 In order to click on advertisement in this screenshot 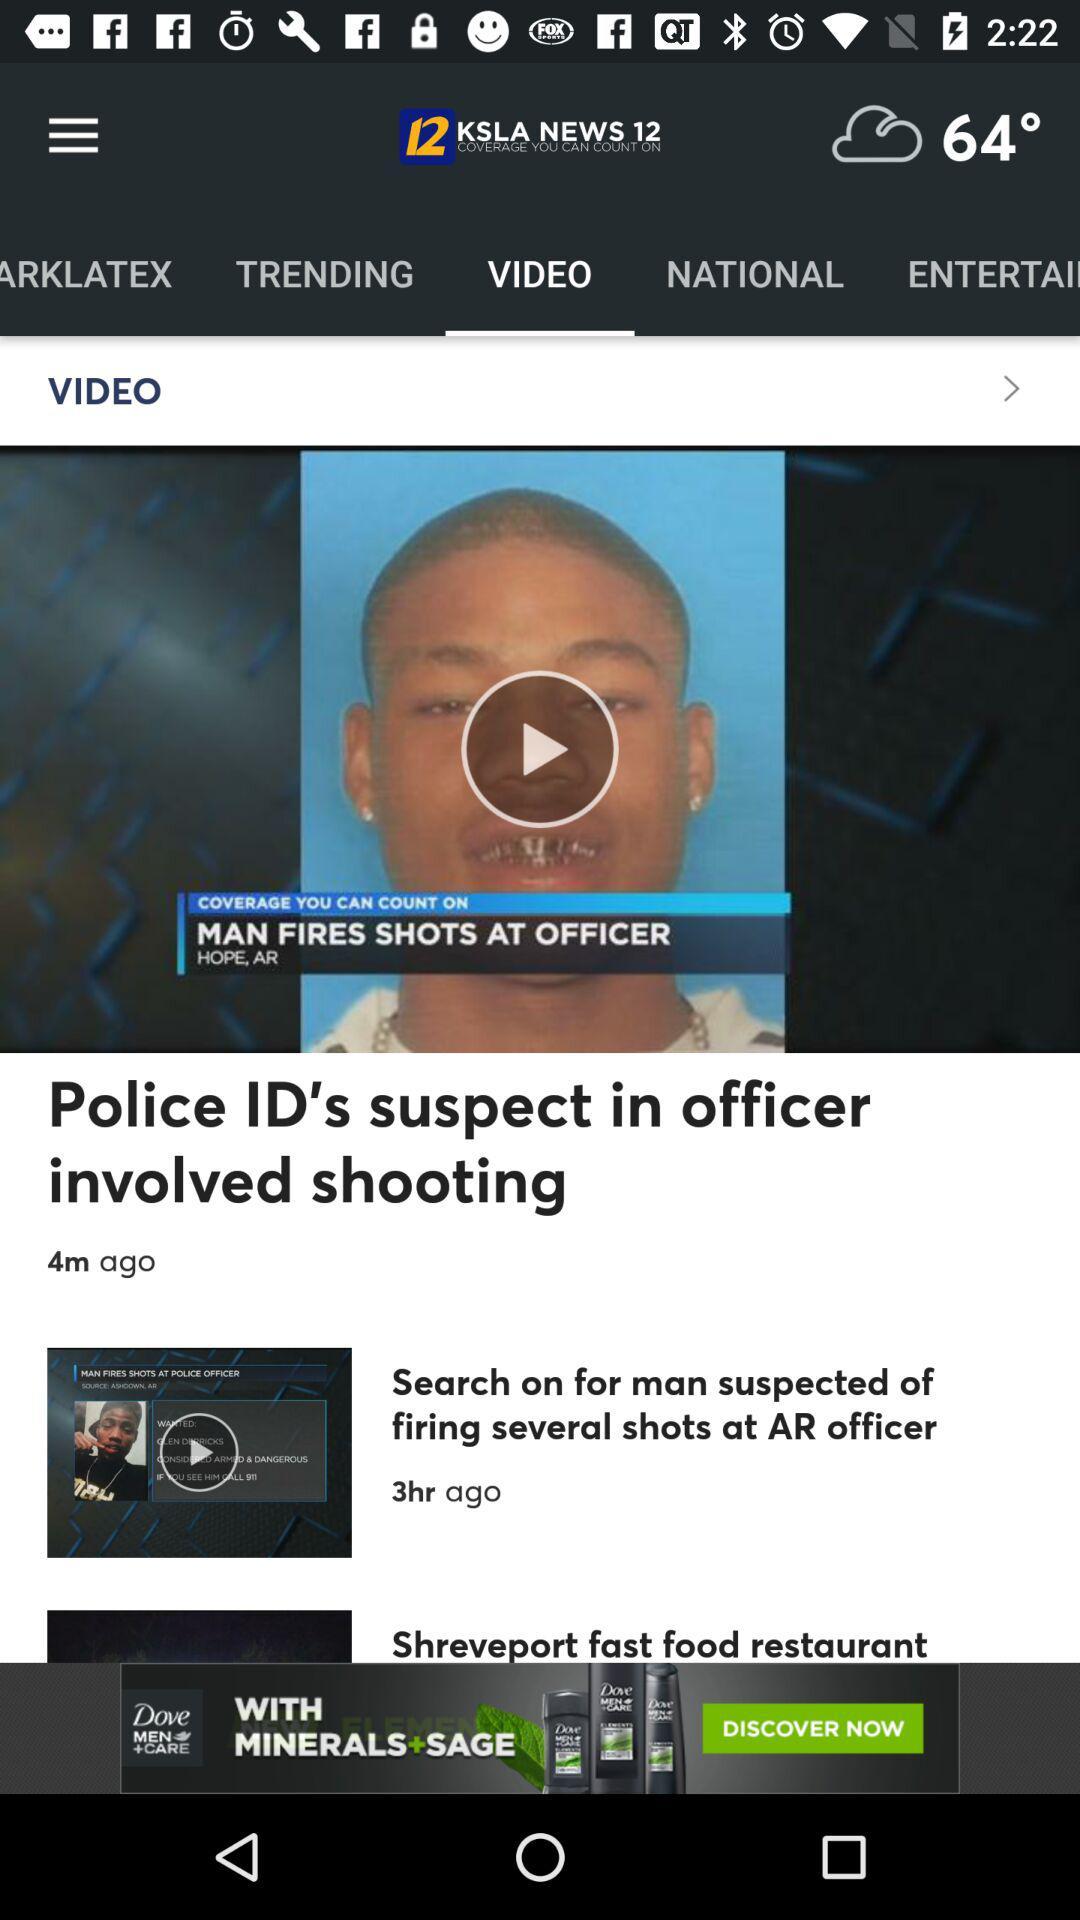, I will do `click(540, 1727)`.